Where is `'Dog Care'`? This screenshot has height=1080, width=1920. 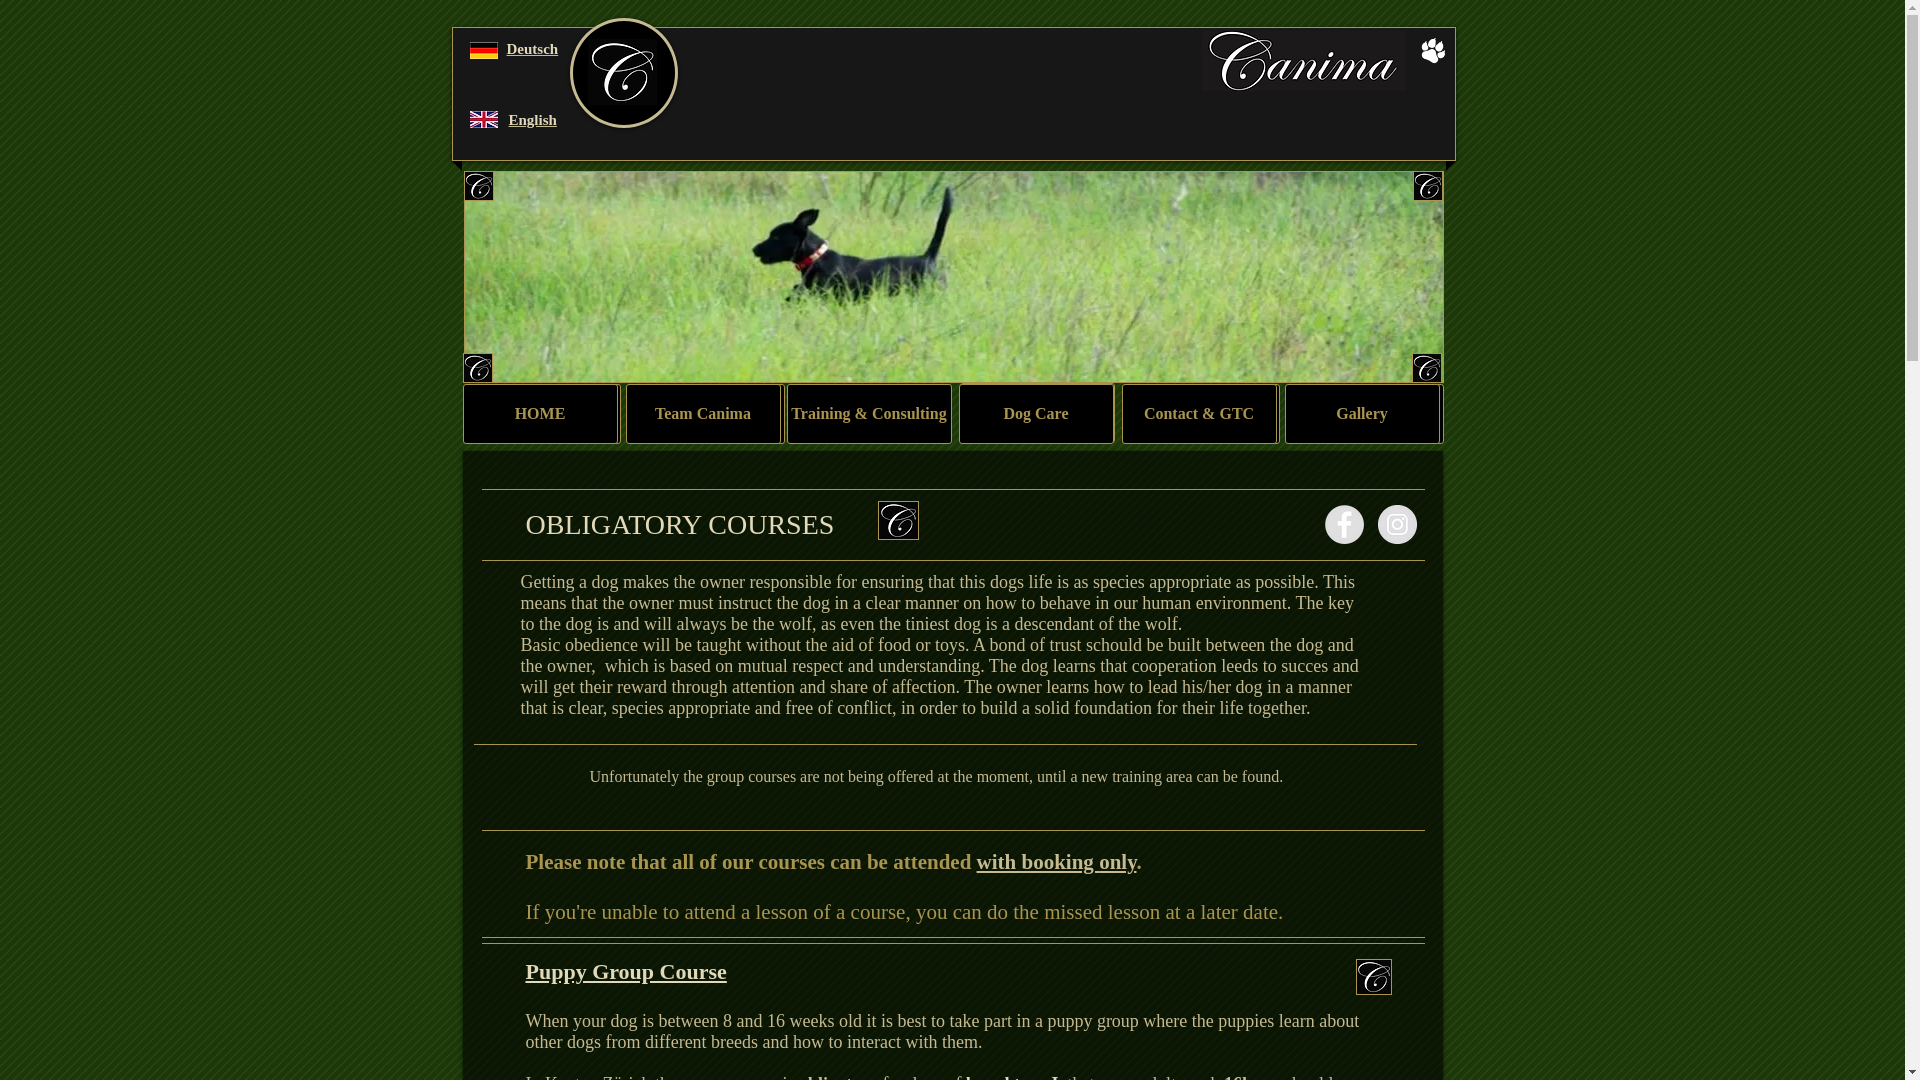 'Dog Care' is located at coordinates (1035, 412).